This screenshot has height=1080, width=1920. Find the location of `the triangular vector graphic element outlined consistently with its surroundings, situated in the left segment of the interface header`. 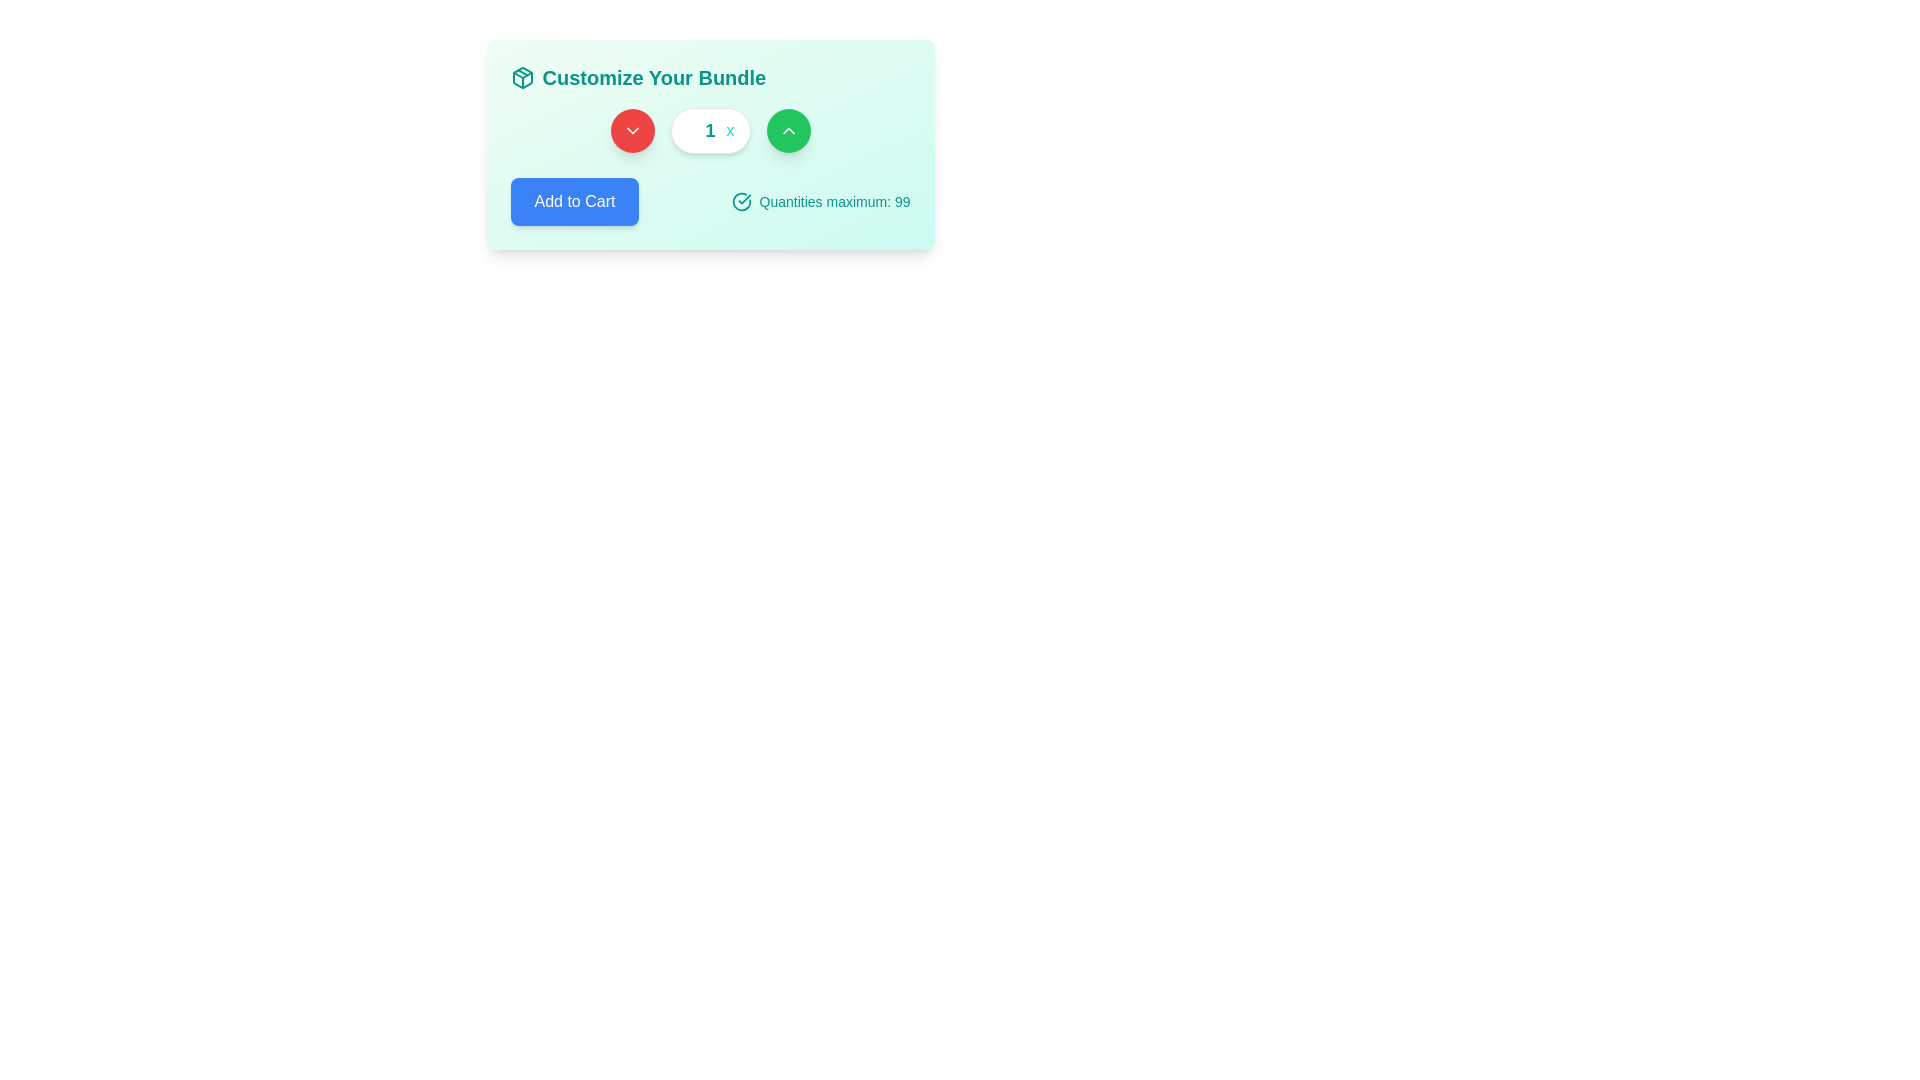

the triangular vector graphic element outlined consistently with its surroundings, situated in the left segment of the interface header is located at coordinates (522, 74).